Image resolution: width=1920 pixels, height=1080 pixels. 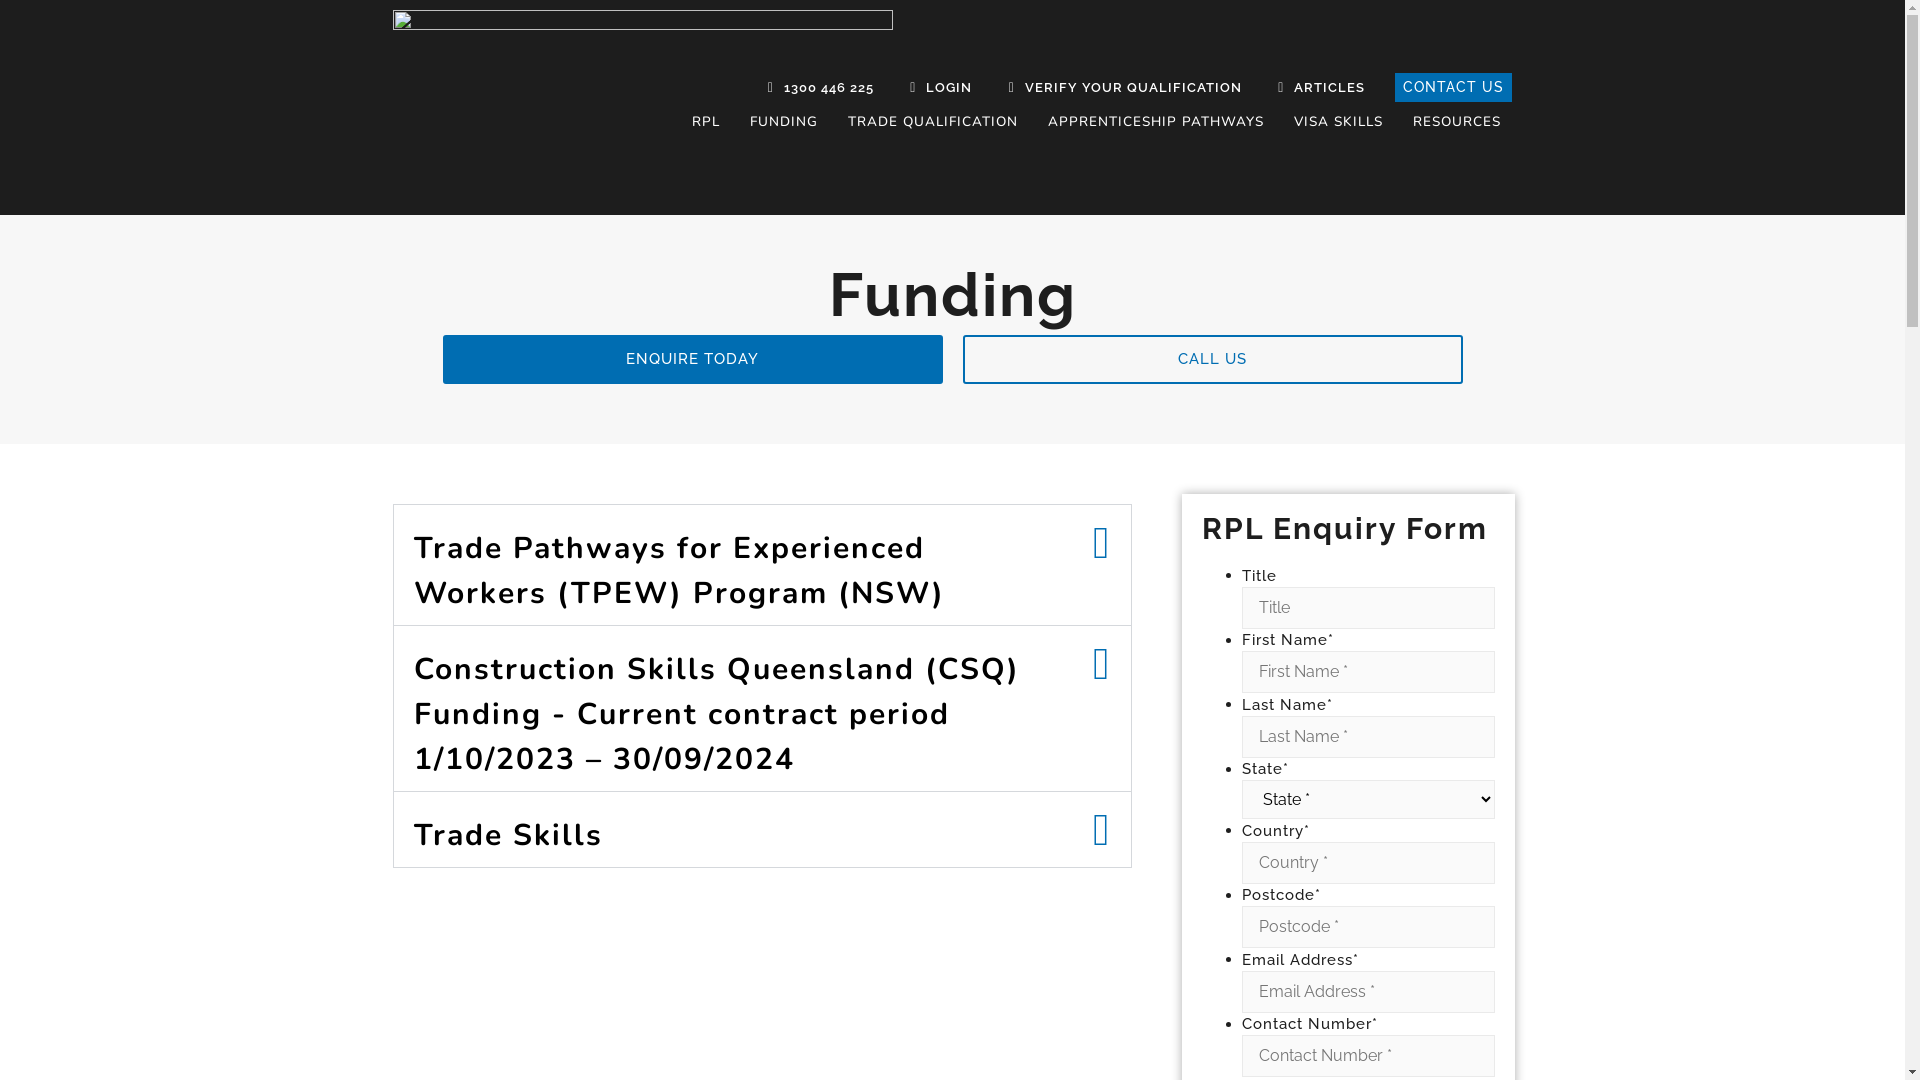 I want to click on 'TRADE QUALIFICATION', so click(x=931, y=122).